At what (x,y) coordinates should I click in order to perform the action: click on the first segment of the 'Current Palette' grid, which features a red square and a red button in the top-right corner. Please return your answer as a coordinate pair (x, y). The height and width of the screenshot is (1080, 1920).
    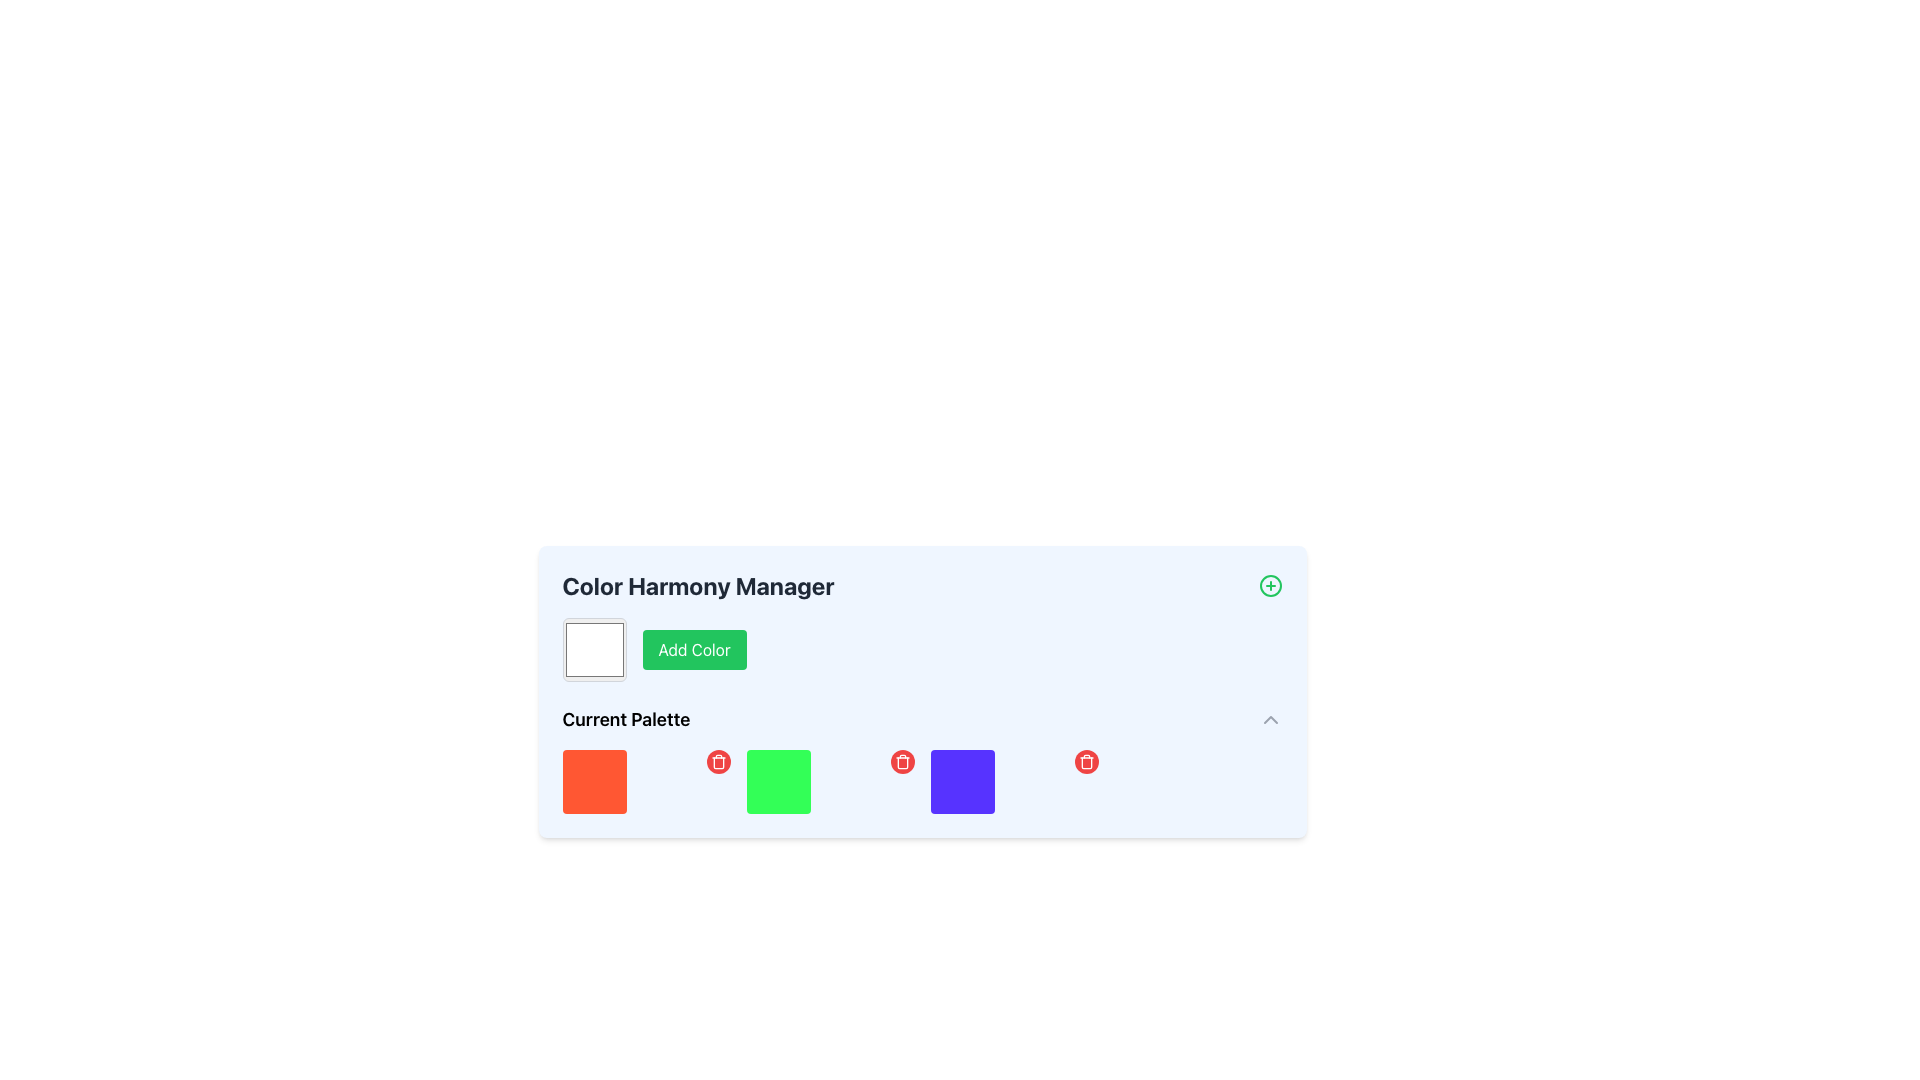
    Looking at the image, I should click on (646, 781).